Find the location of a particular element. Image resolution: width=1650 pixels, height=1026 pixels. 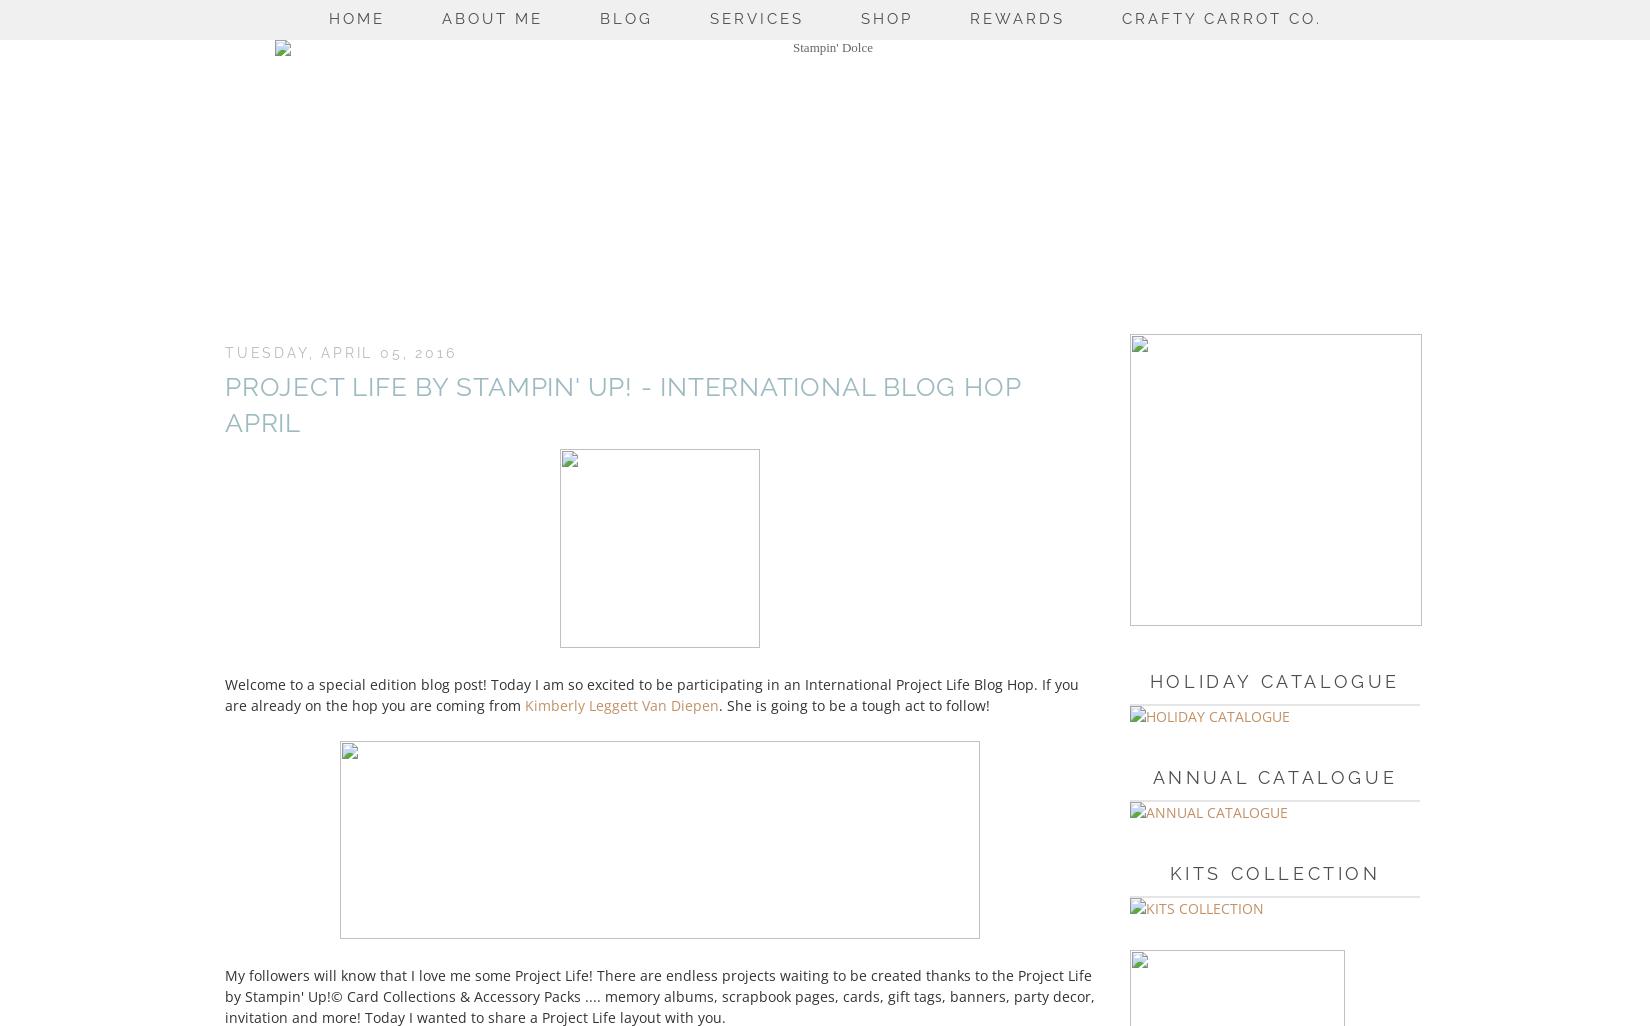

'HOLIDAY CATALOGUE' is located at coordinates (1273, 679).